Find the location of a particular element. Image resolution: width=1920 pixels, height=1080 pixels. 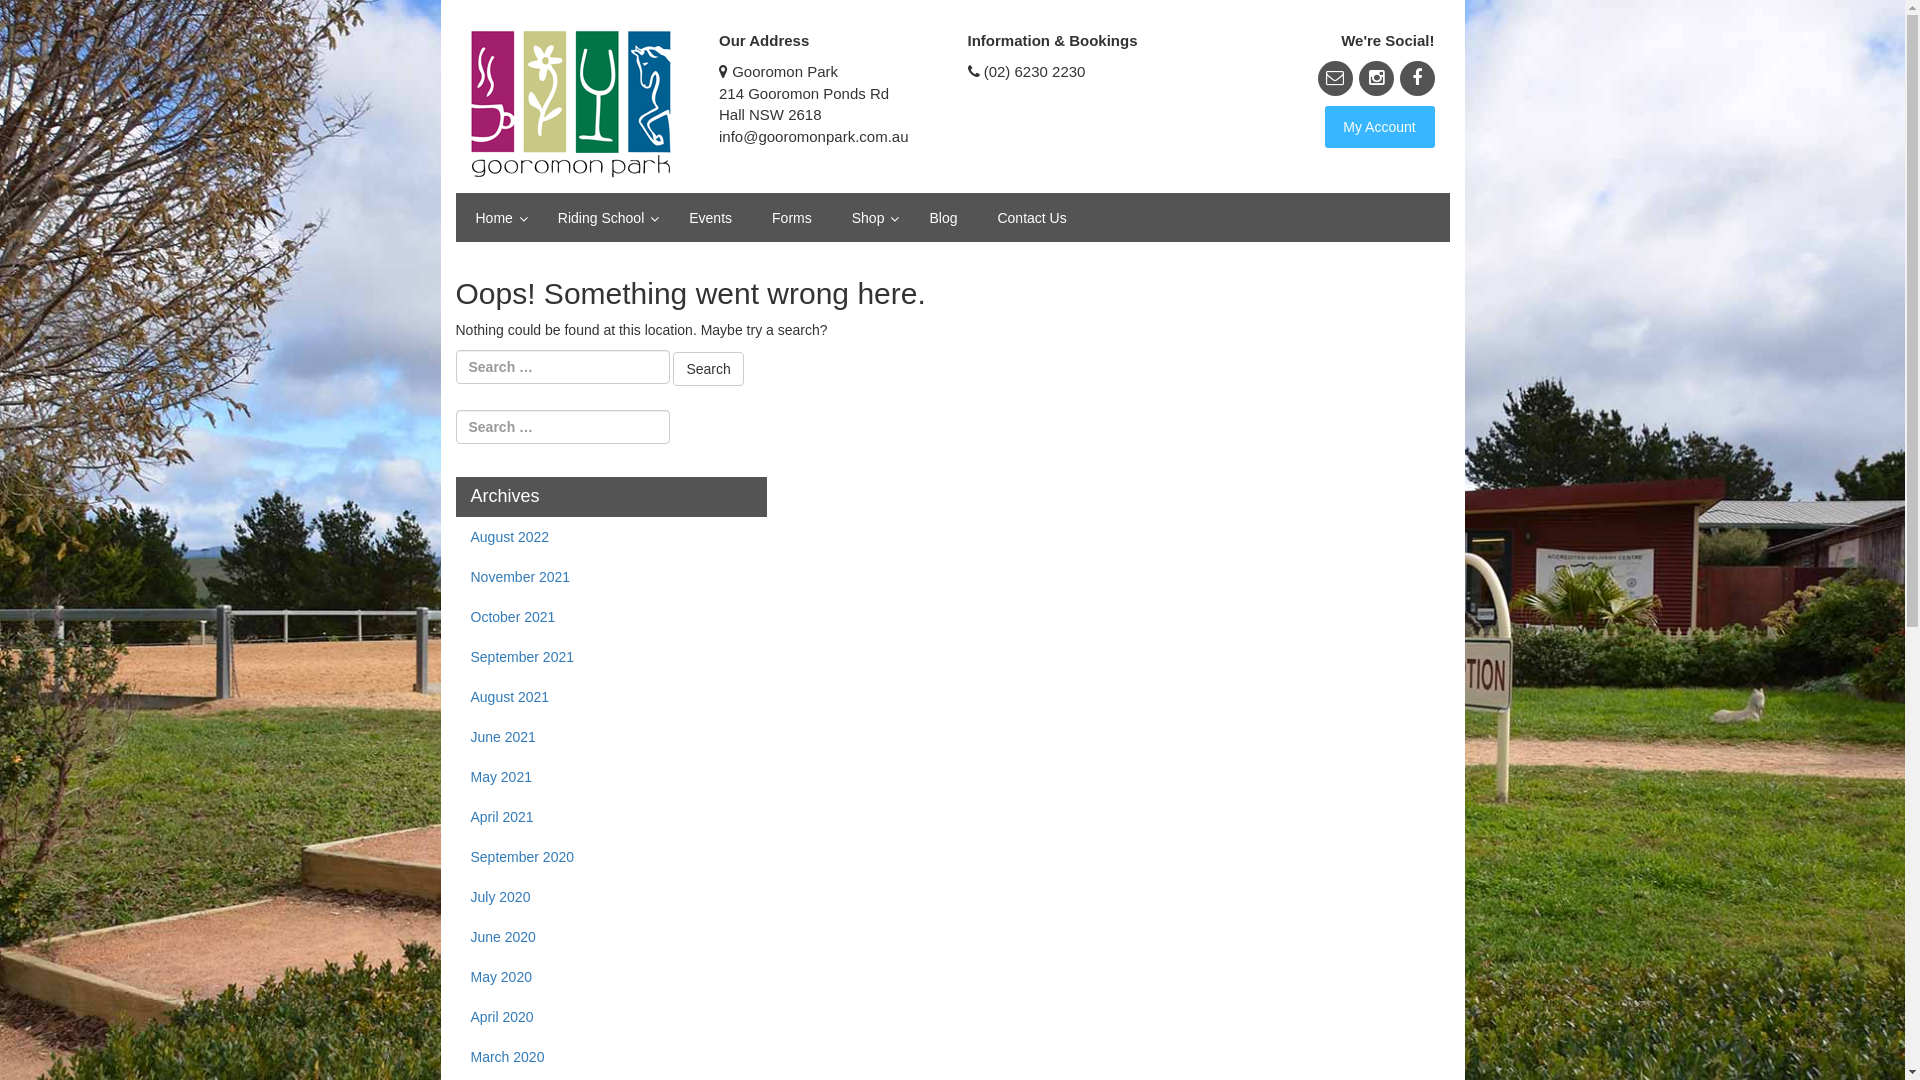

'Home' is located at coordinates (497, 217).